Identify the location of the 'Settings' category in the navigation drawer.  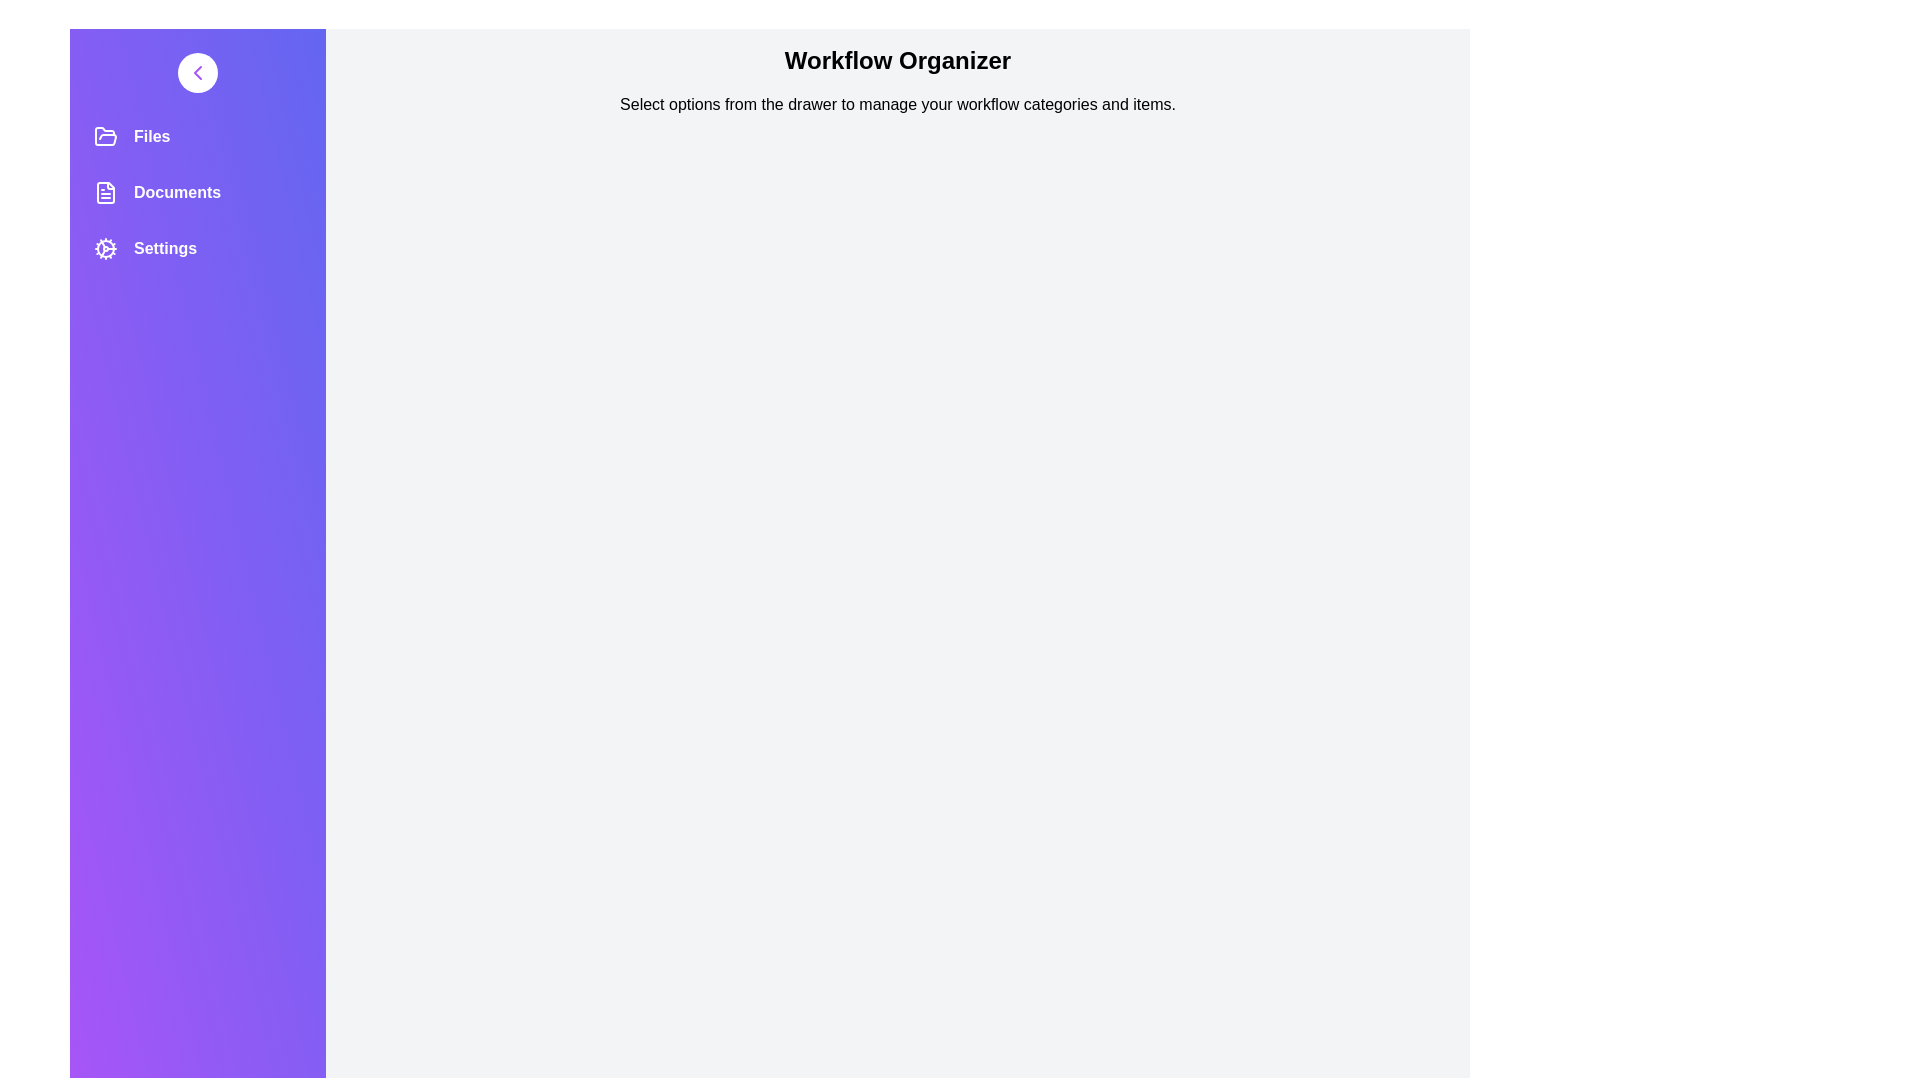
(197, 248).